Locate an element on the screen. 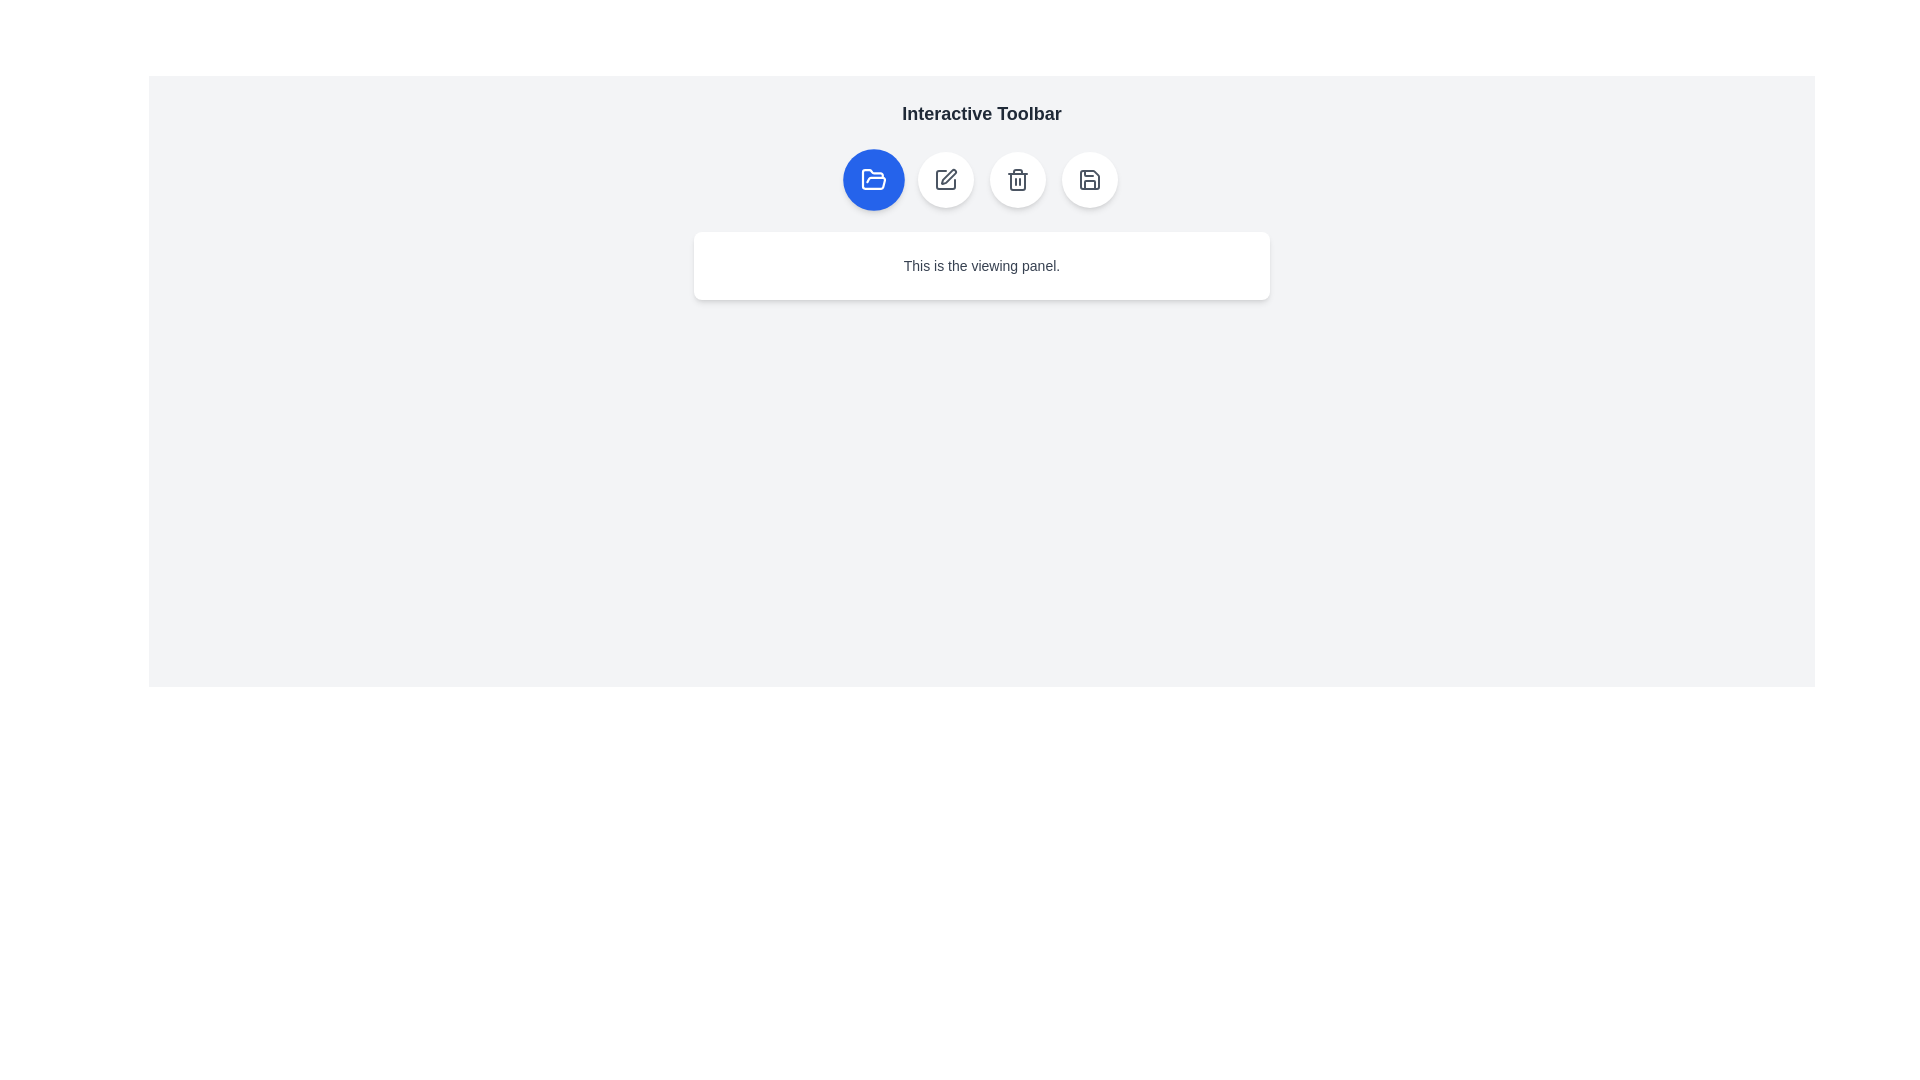  the folder icon, which is a blue folder graphic with a white outline located at the top center of the interface in the toolbar is located at coordinates (873, 178).